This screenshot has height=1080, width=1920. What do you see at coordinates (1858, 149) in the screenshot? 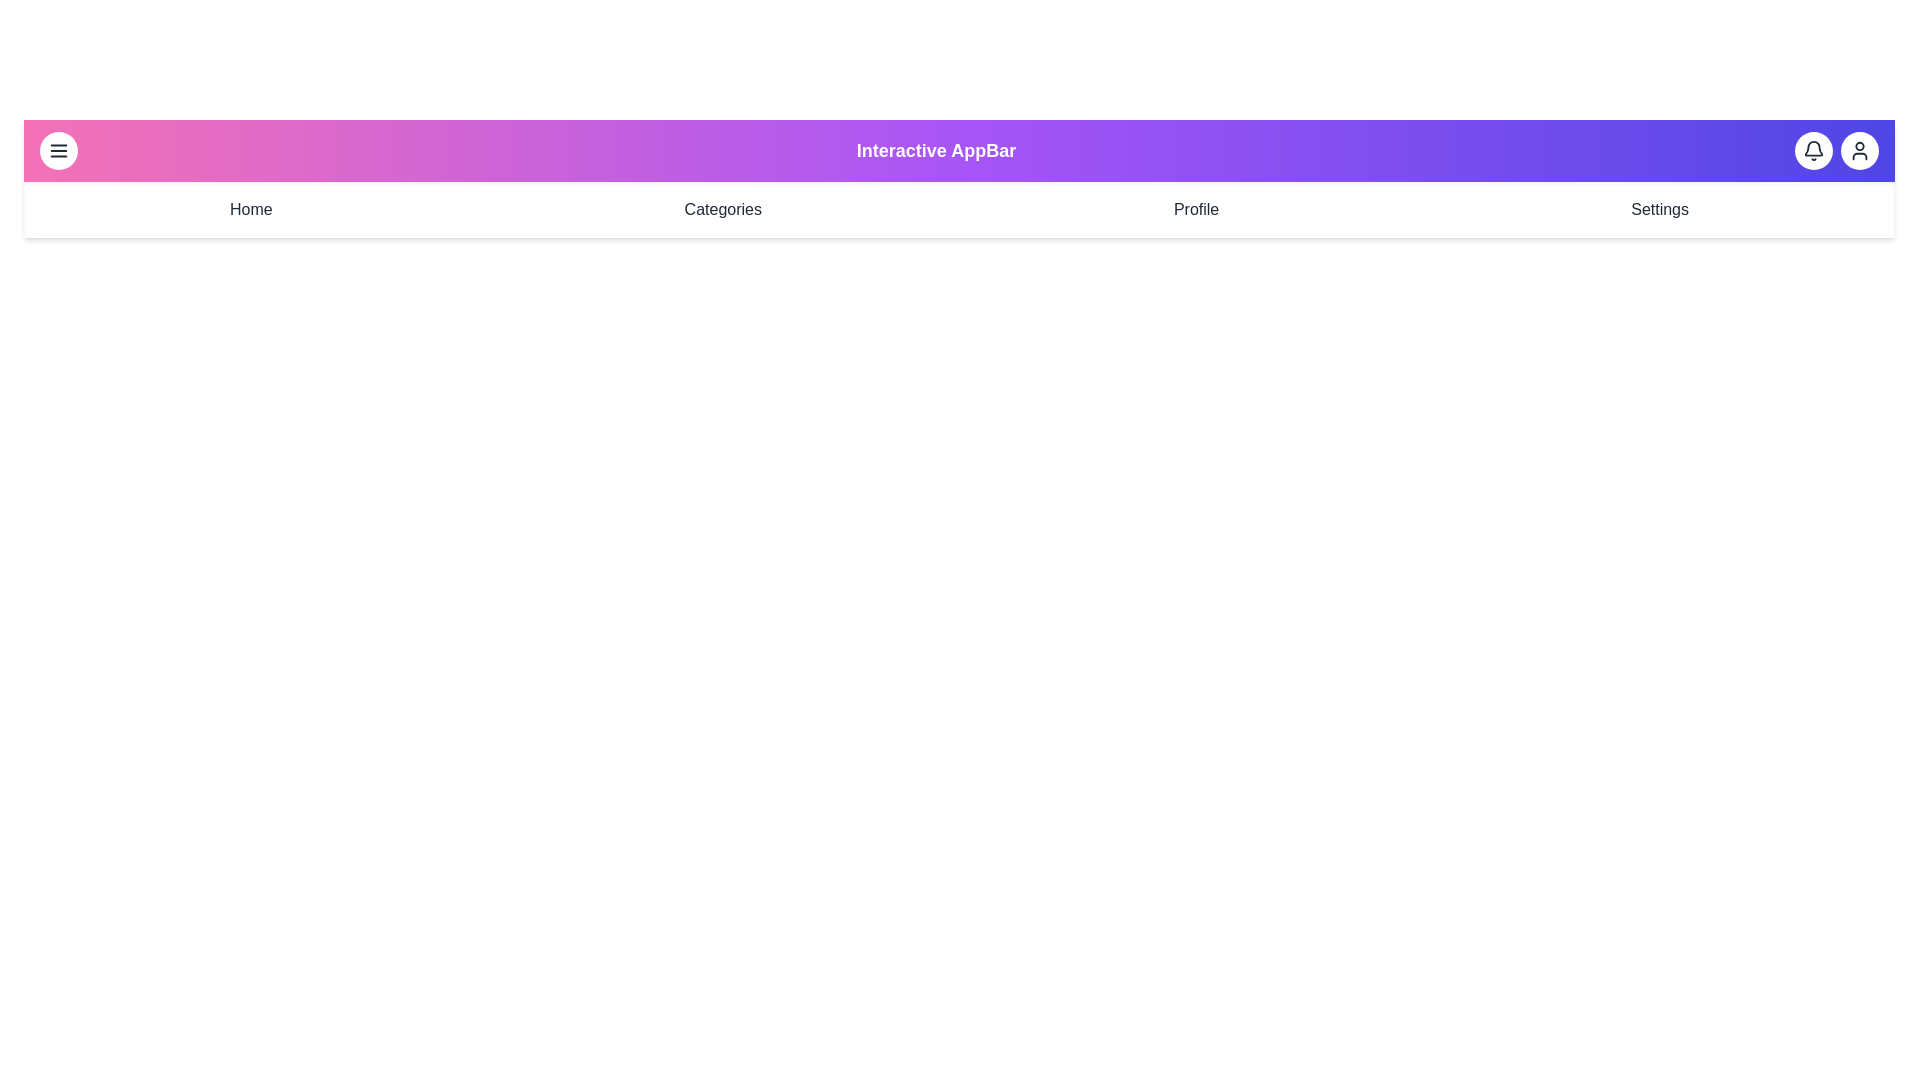
I see `the user profile button` at bounding box center [1858, 149].